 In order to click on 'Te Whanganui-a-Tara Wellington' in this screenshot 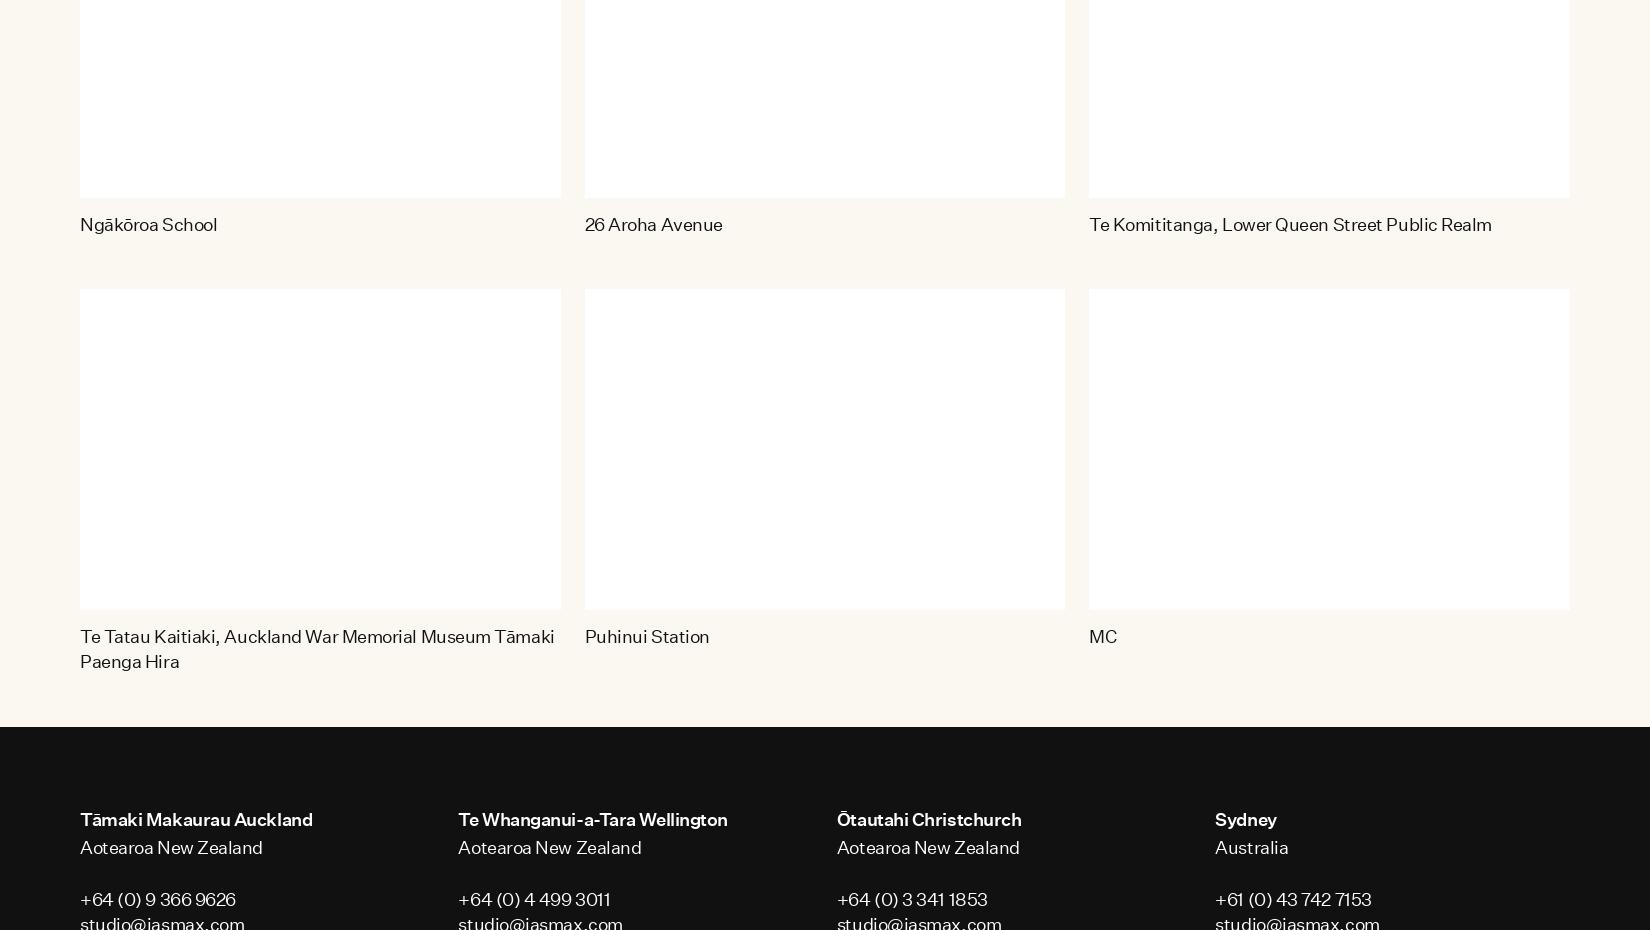, I will do `click(591, 817)`.